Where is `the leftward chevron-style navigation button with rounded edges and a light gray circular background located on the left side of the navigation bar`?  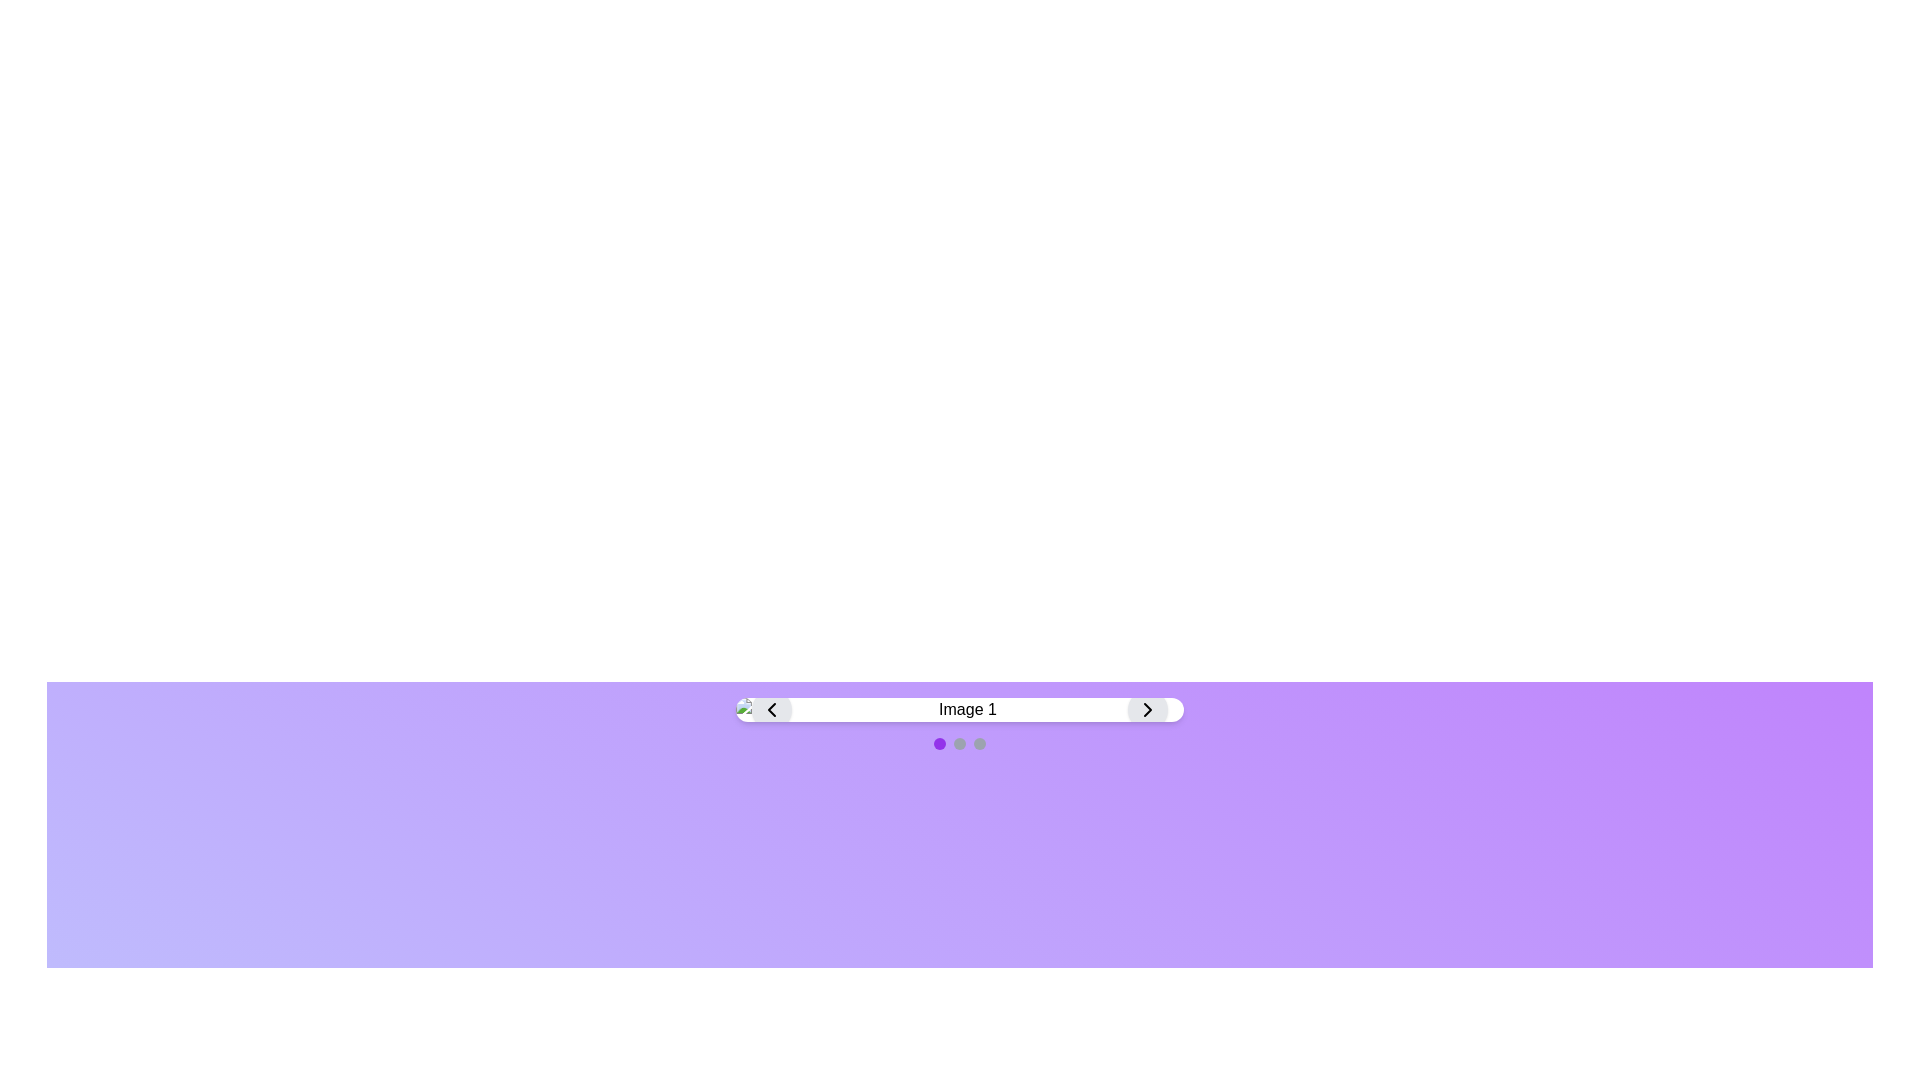 the leftward chevron-style navigation button with rounded edges and a light gray circular background located on the left side of the navigation bar is located at coordinates (771, 708).